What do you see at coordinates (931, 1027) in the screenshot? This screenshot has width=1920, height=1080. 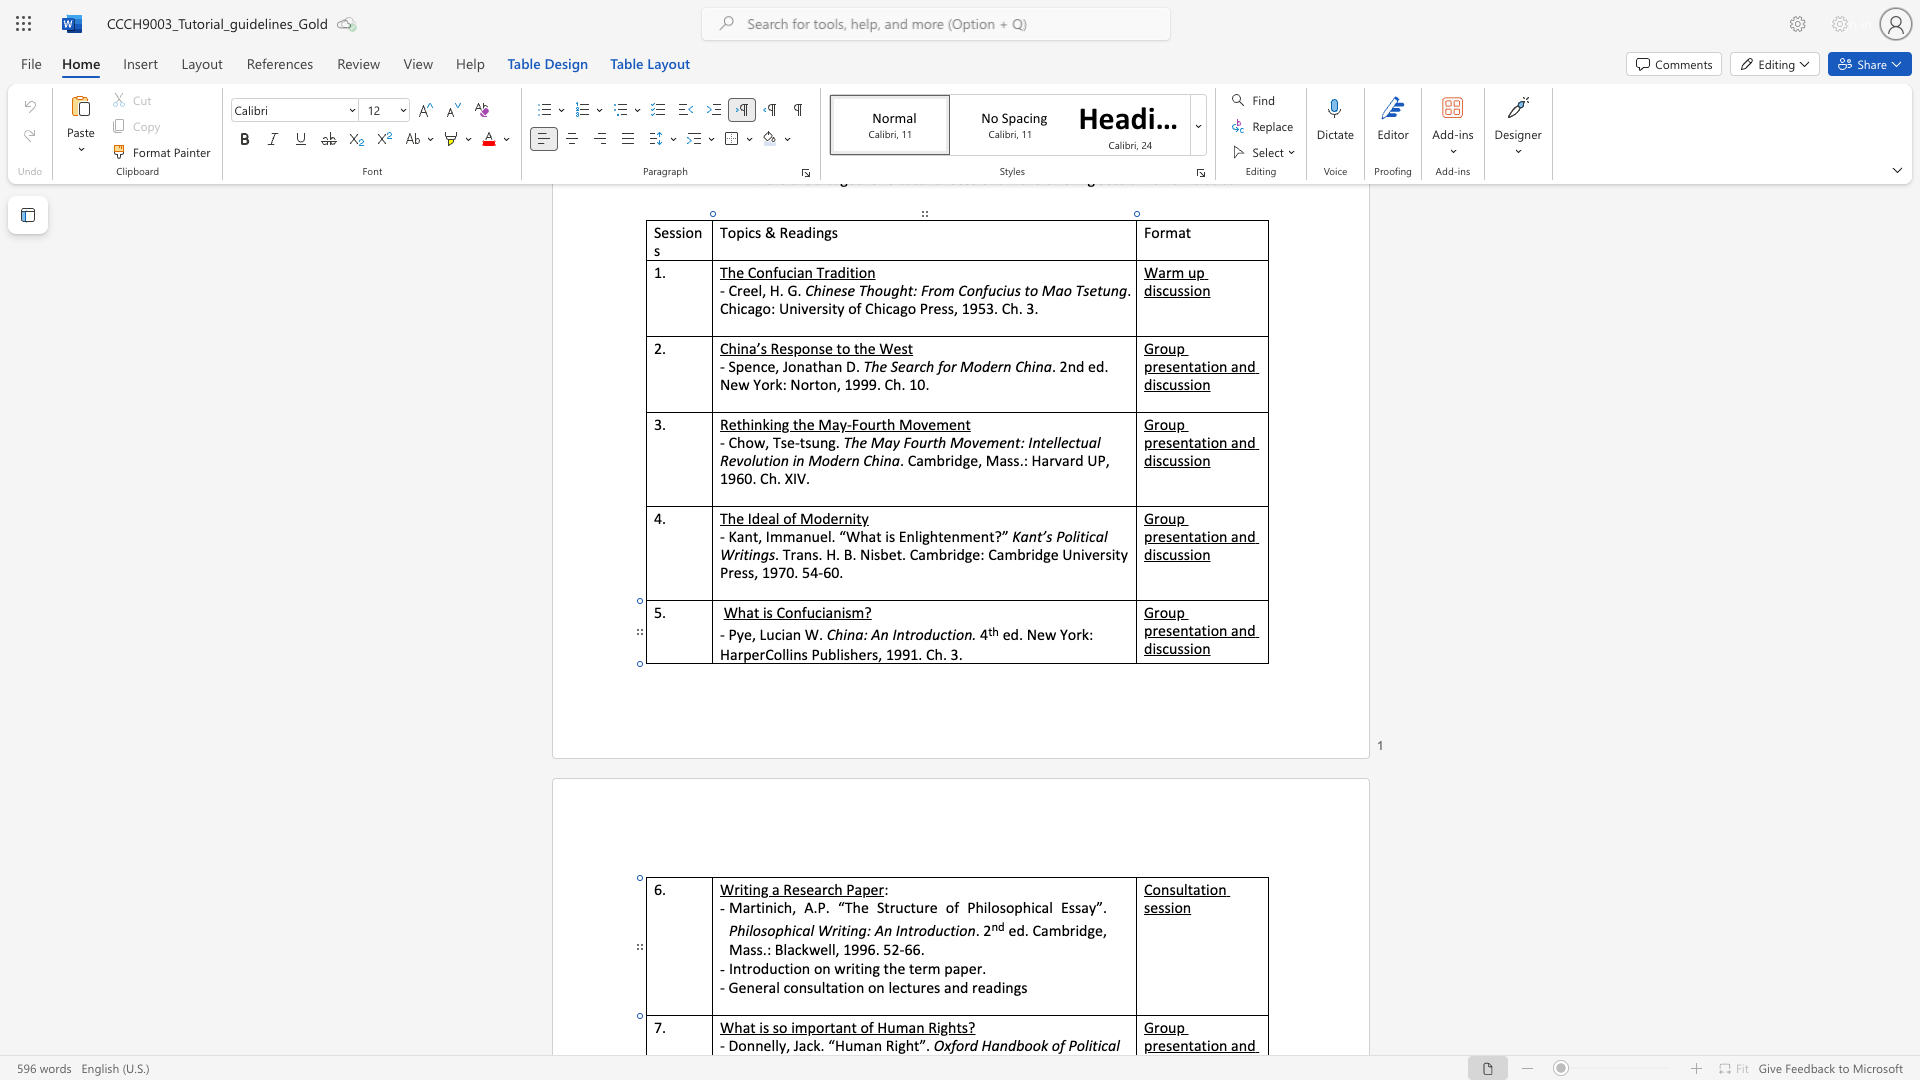 I see `the 1th character "R" in the text` at bounding box center [931, 1027].